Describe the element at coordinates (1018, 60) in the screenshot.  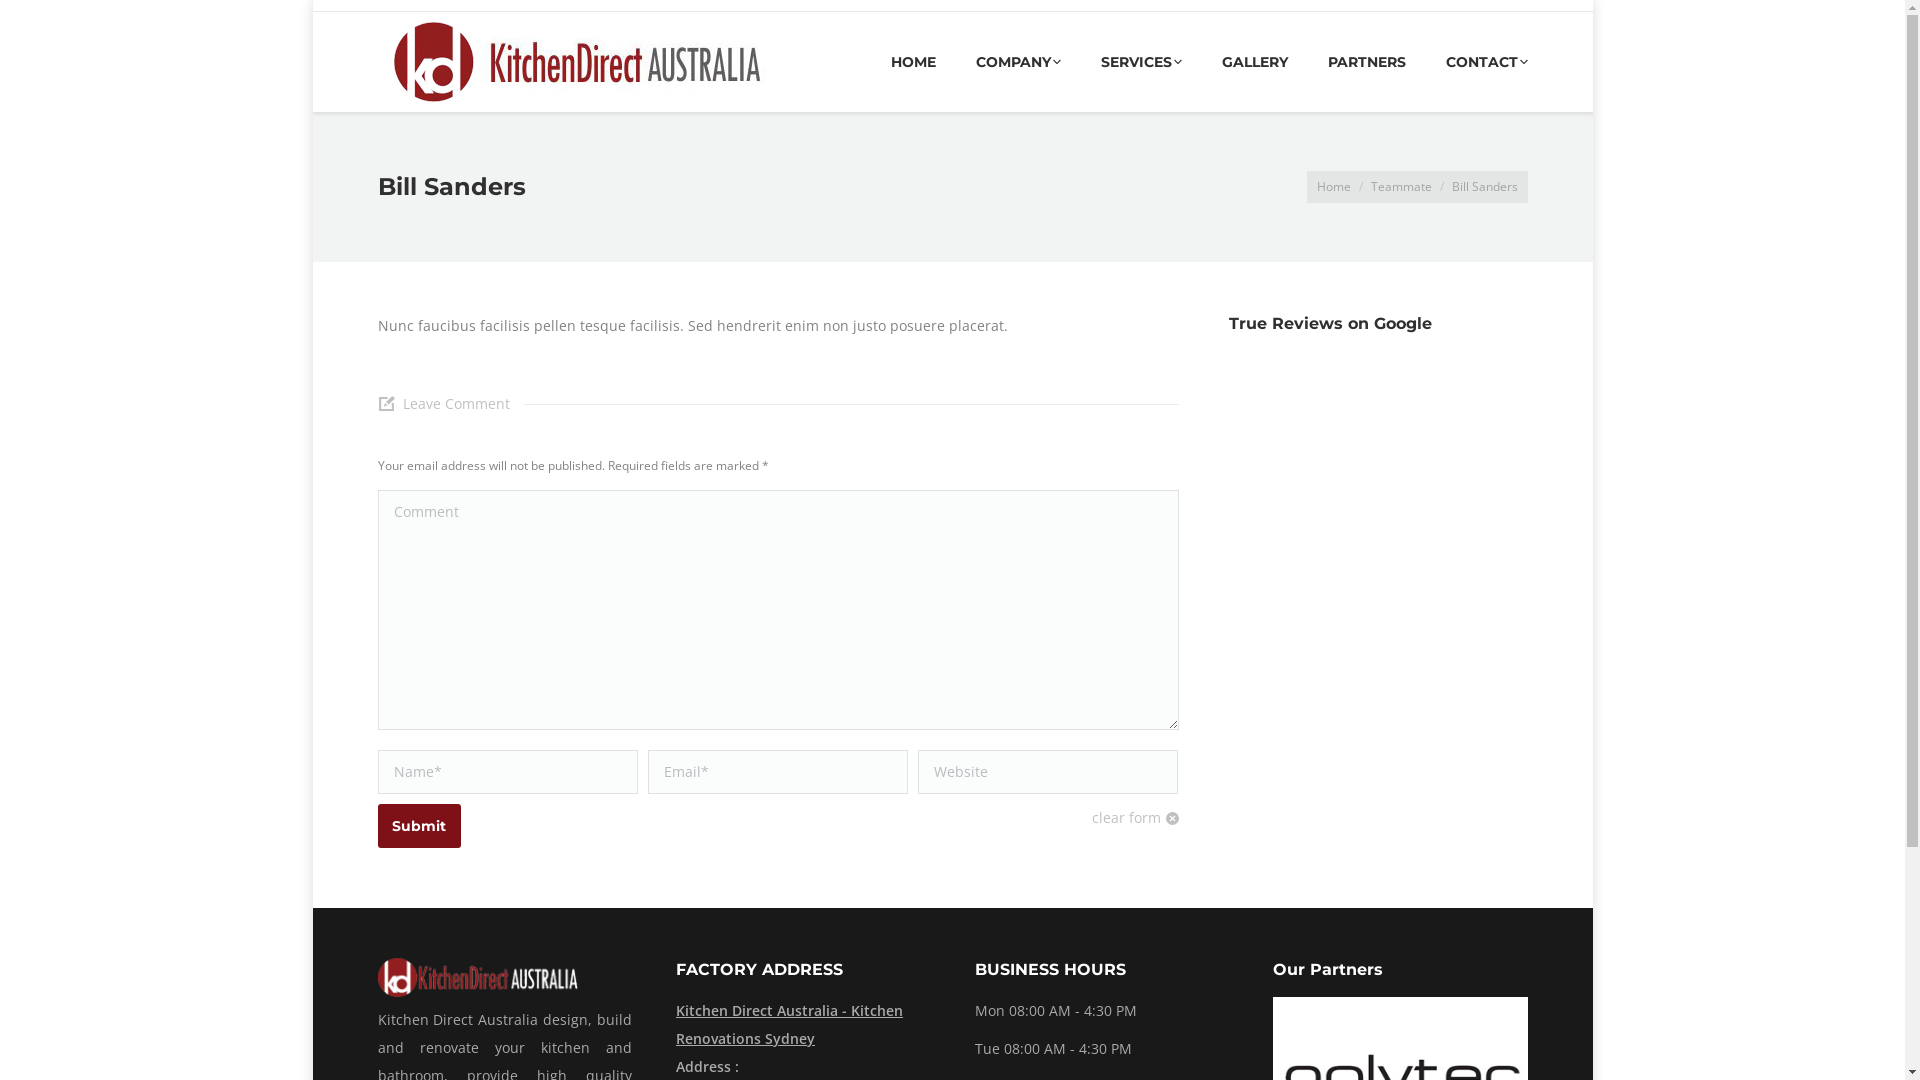
I see `'COMPANY'` at that location.